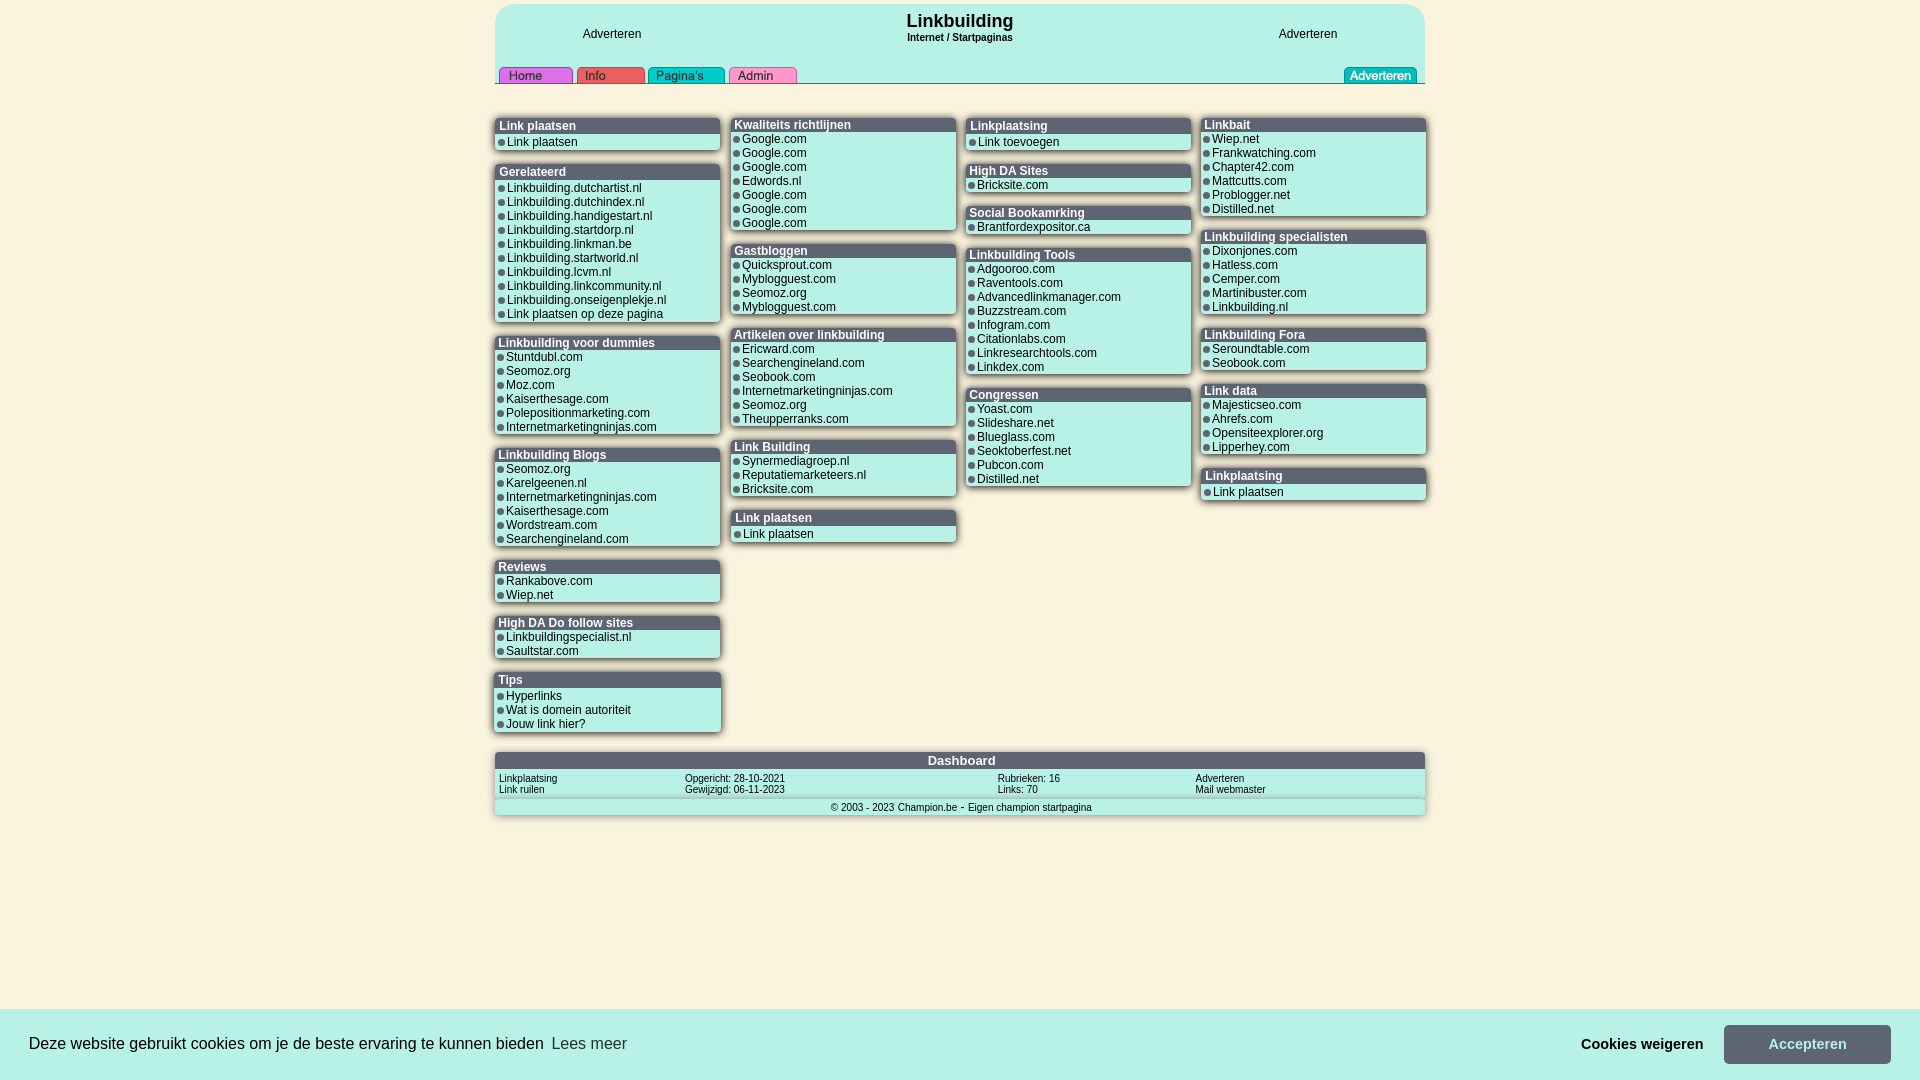  I want to click on 'Myblogguest.com', so click(787, 278).